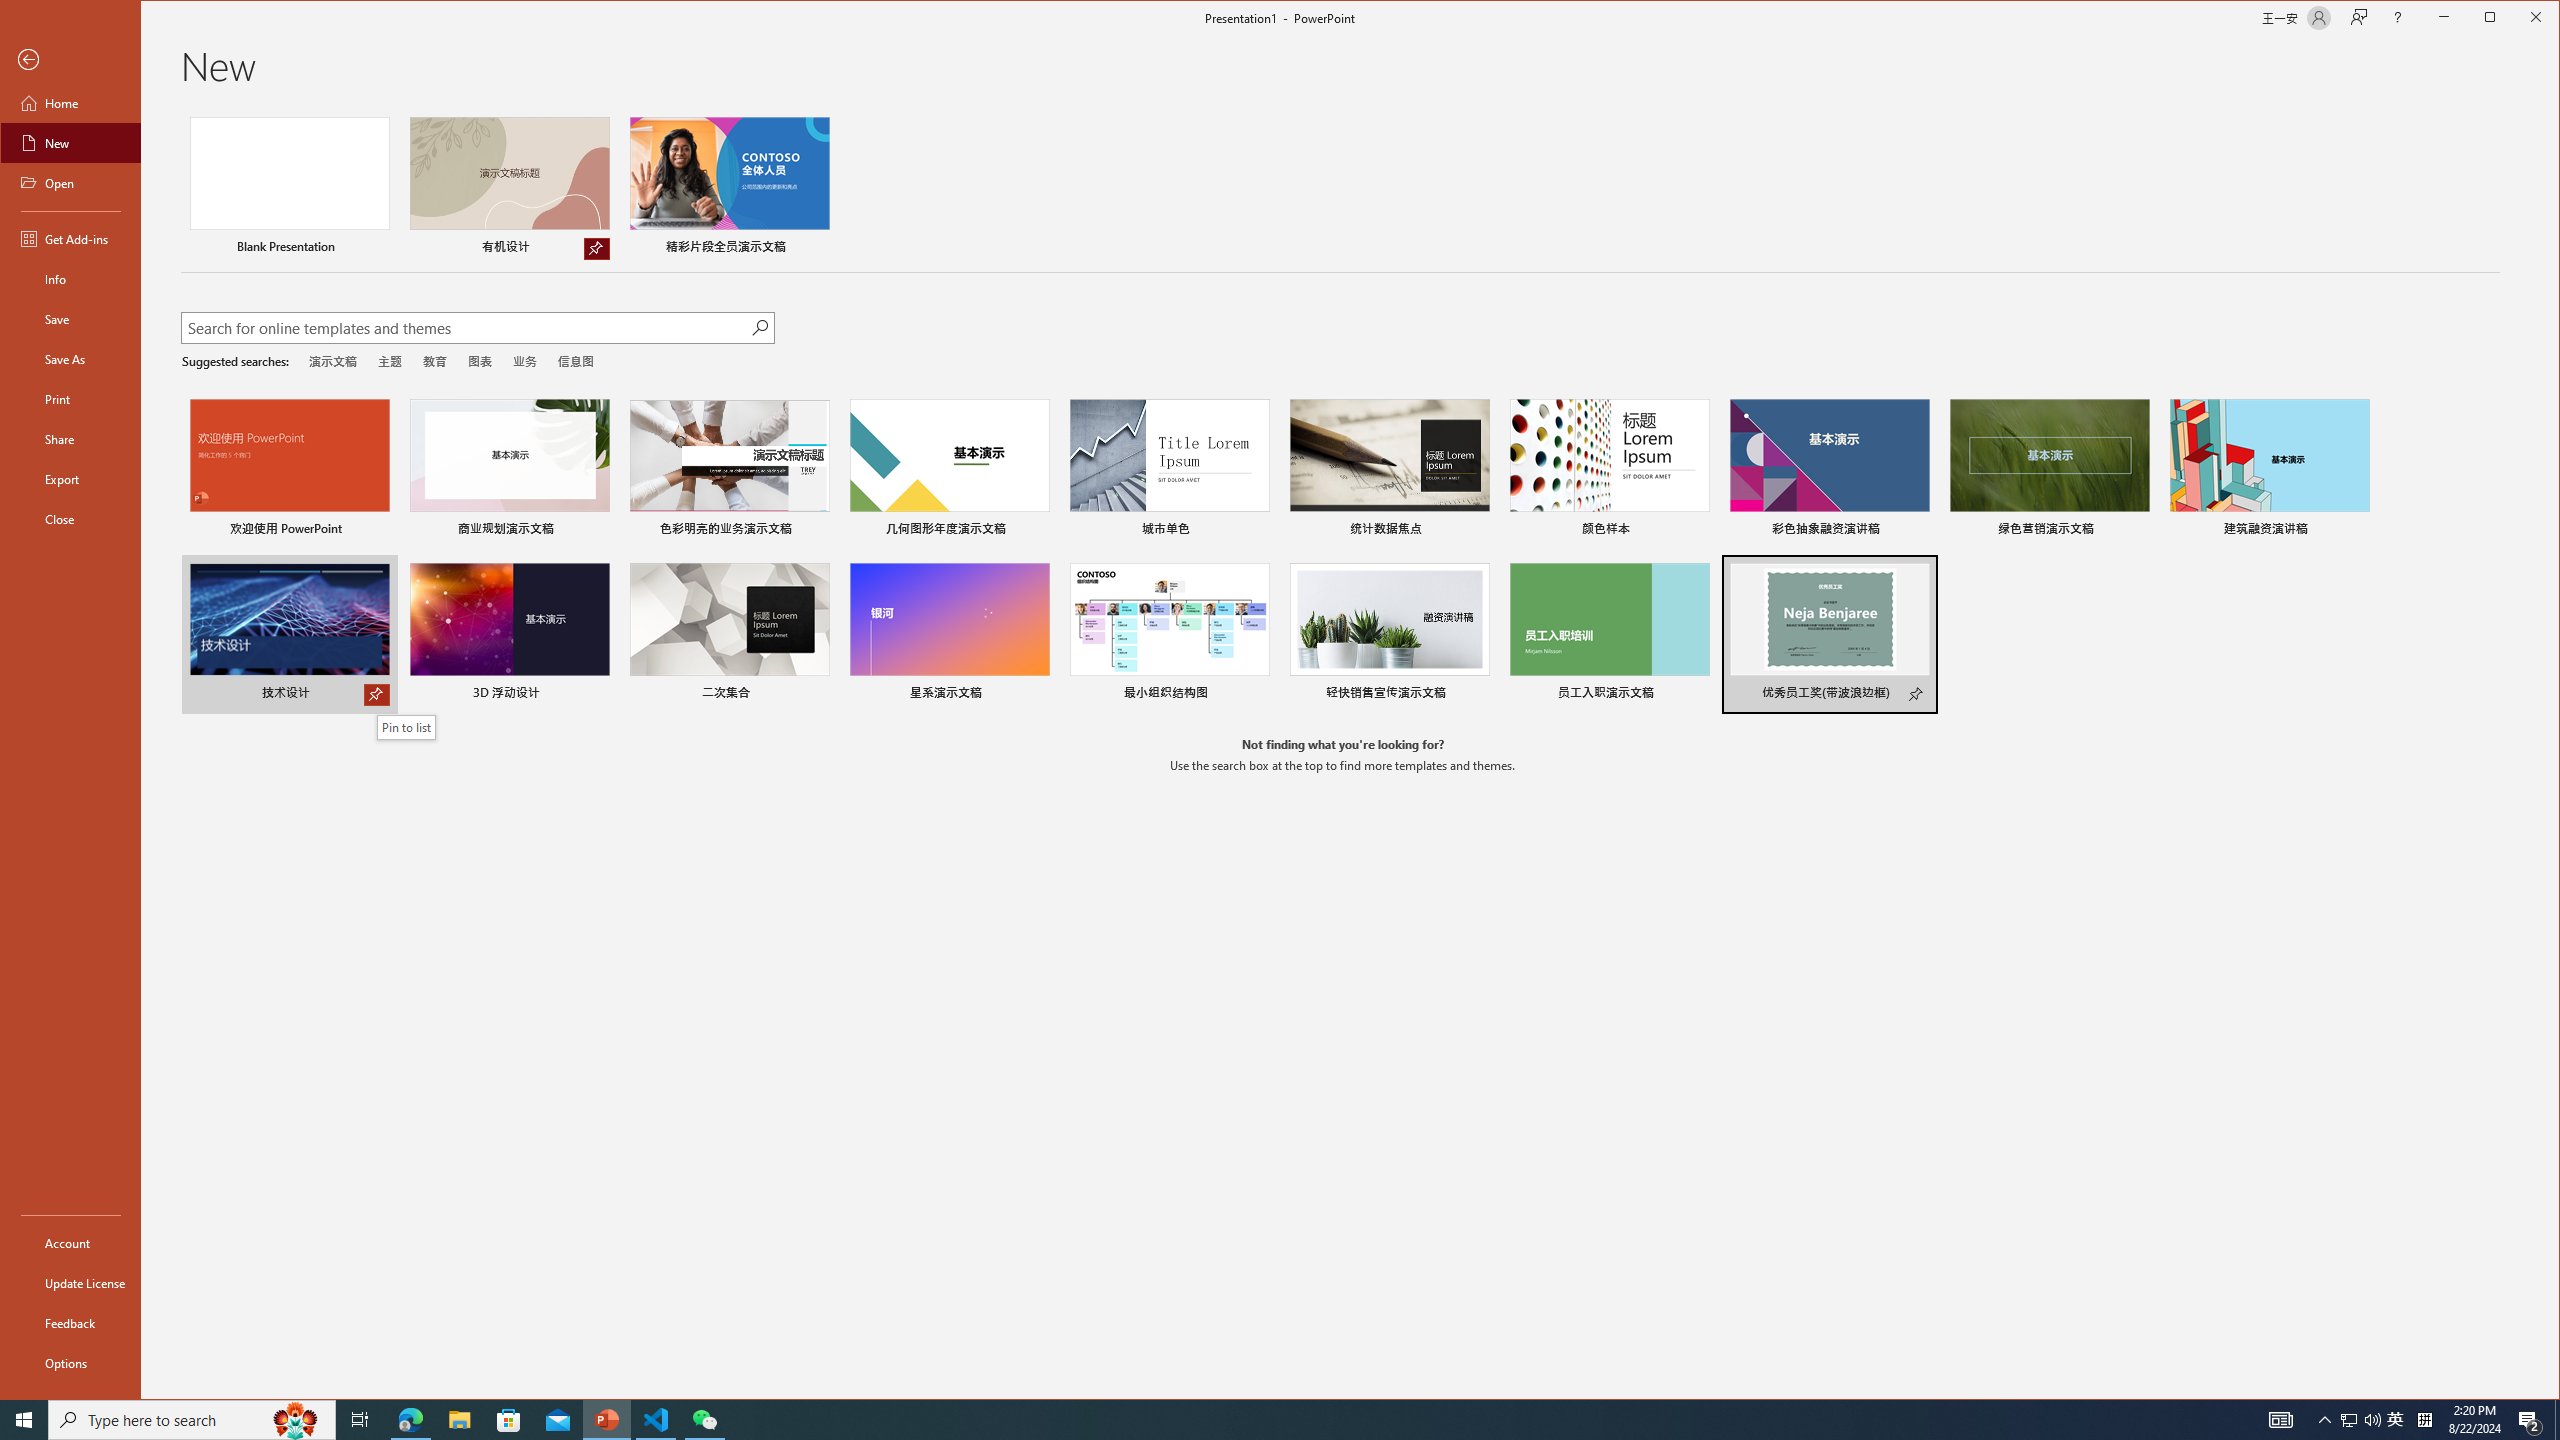 The width and height of the screenshot is (2560, 1440). I want to click on 'Maximize', so click(2519, 19).